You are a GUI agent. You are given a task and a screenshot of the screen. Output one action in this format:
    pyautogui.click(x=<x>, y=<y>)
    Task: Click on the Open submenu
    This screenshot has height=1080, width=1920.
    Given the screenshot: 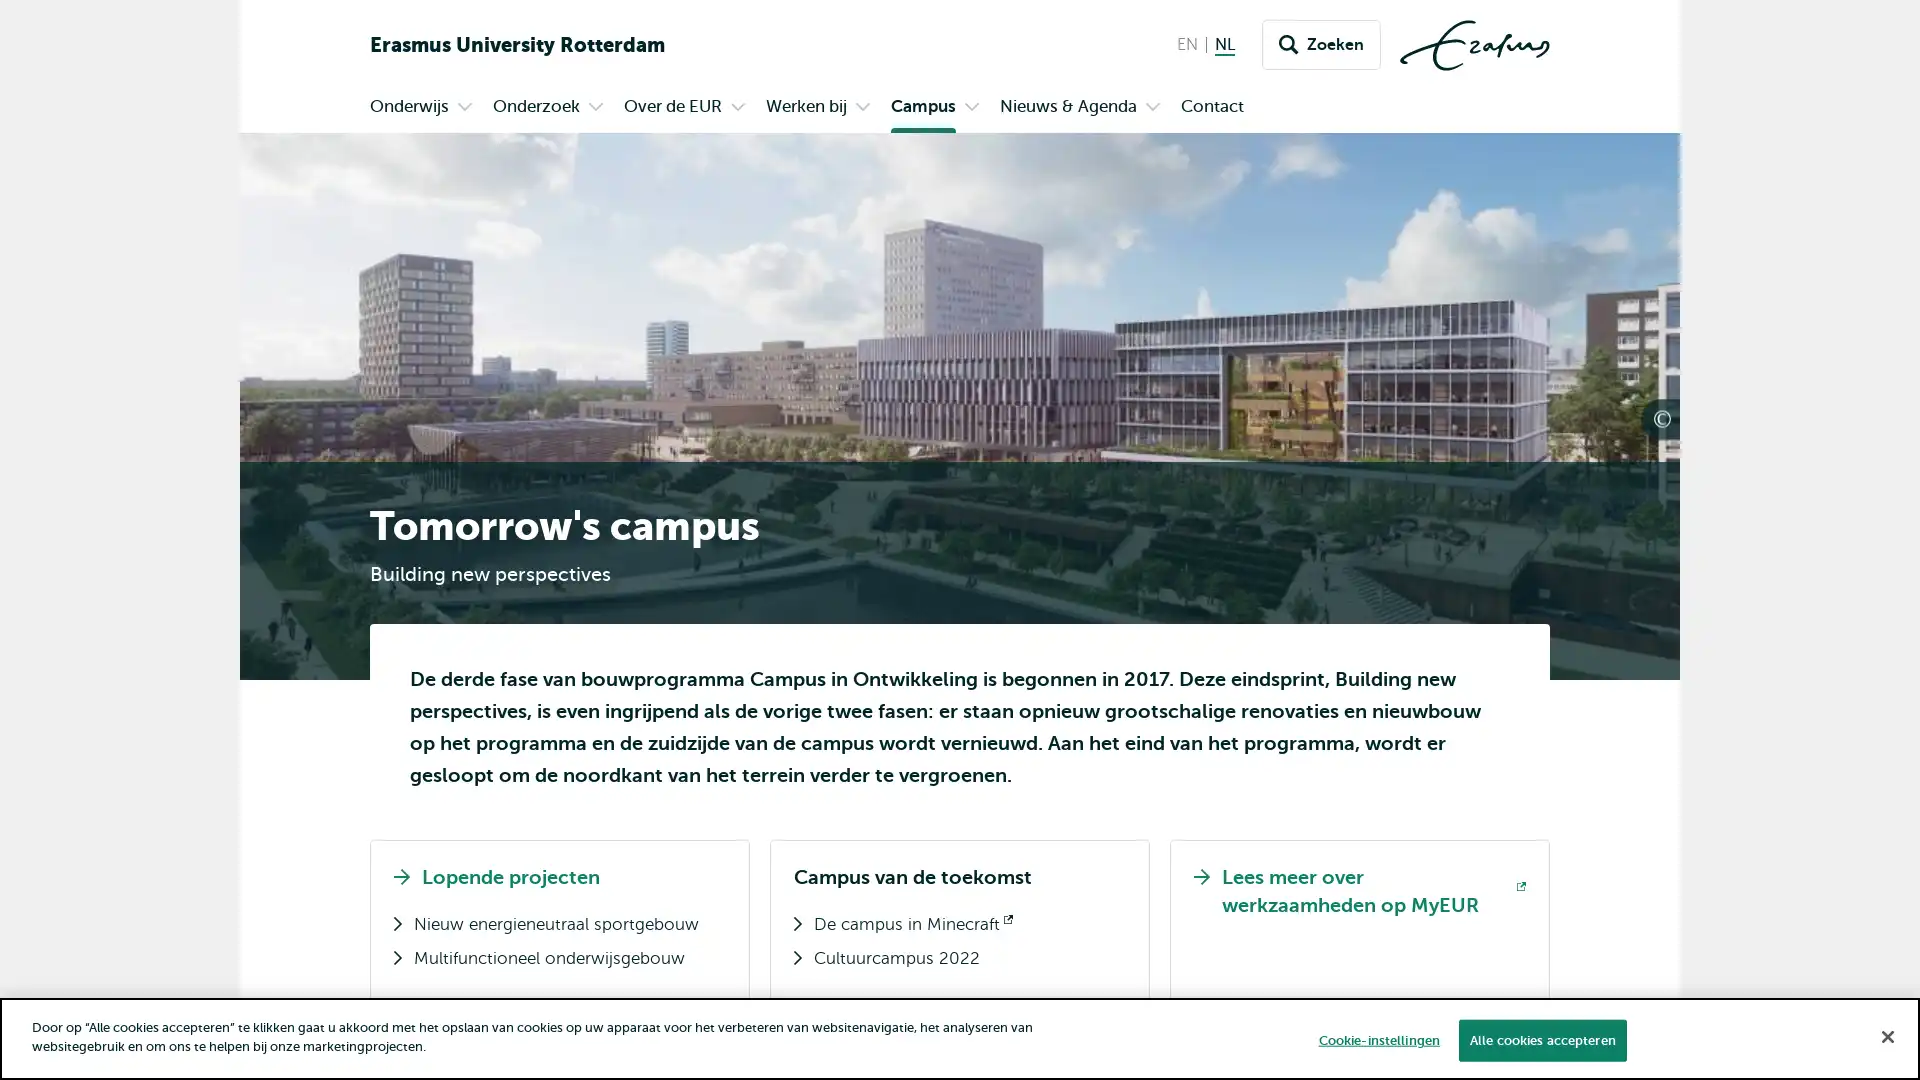 What is the action you would take?
    pyautogui.click(x=594, y=108)
    